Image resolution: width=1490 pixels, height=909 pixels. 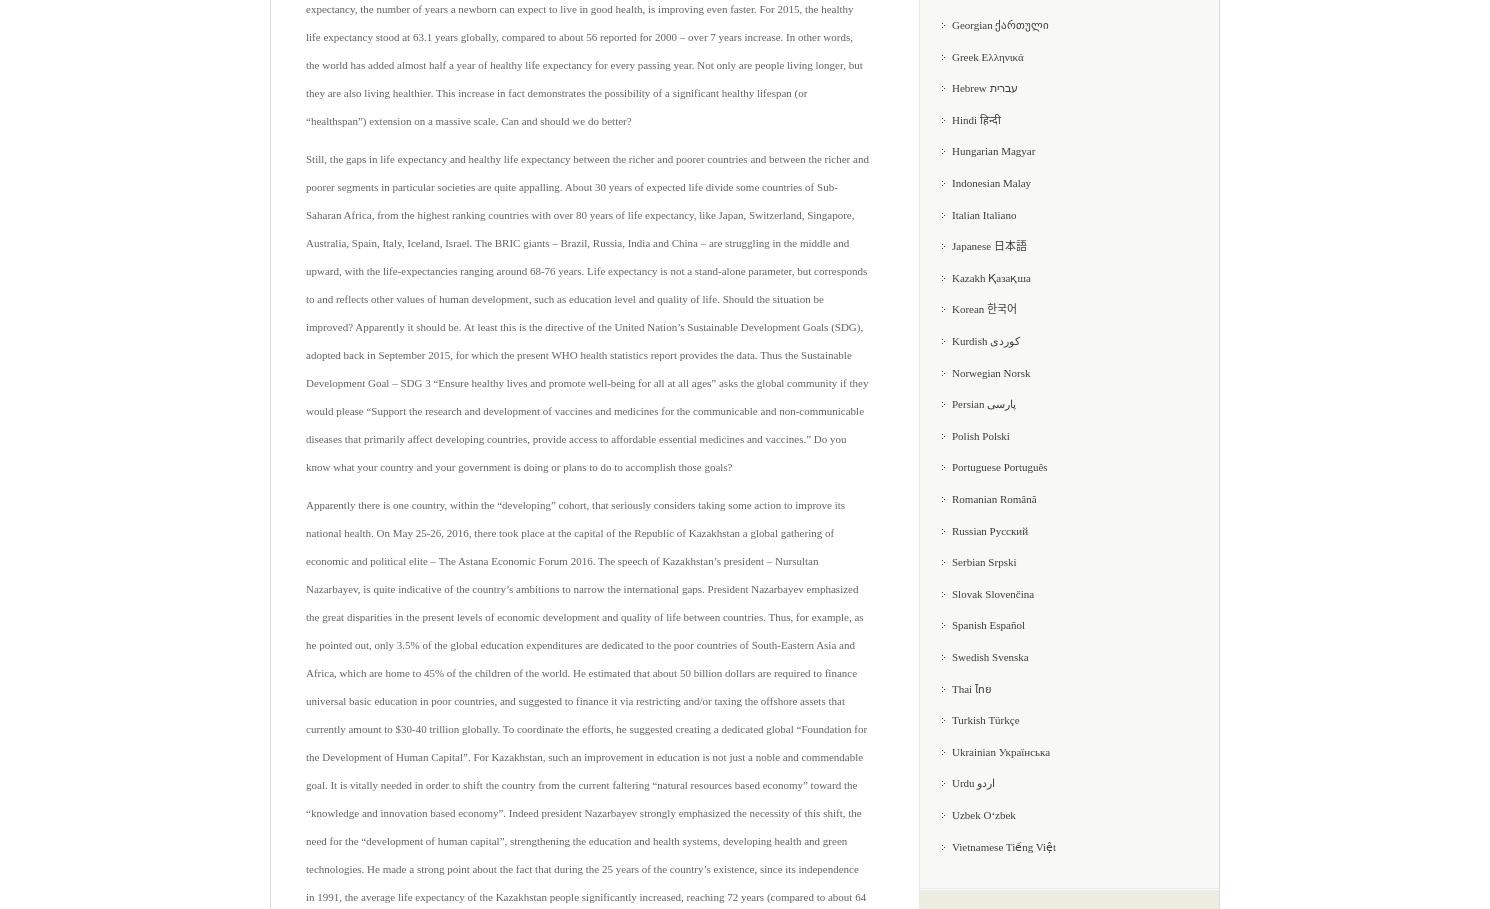 I want to click on 'Indonesian Malay', so click(x=991, y=182).